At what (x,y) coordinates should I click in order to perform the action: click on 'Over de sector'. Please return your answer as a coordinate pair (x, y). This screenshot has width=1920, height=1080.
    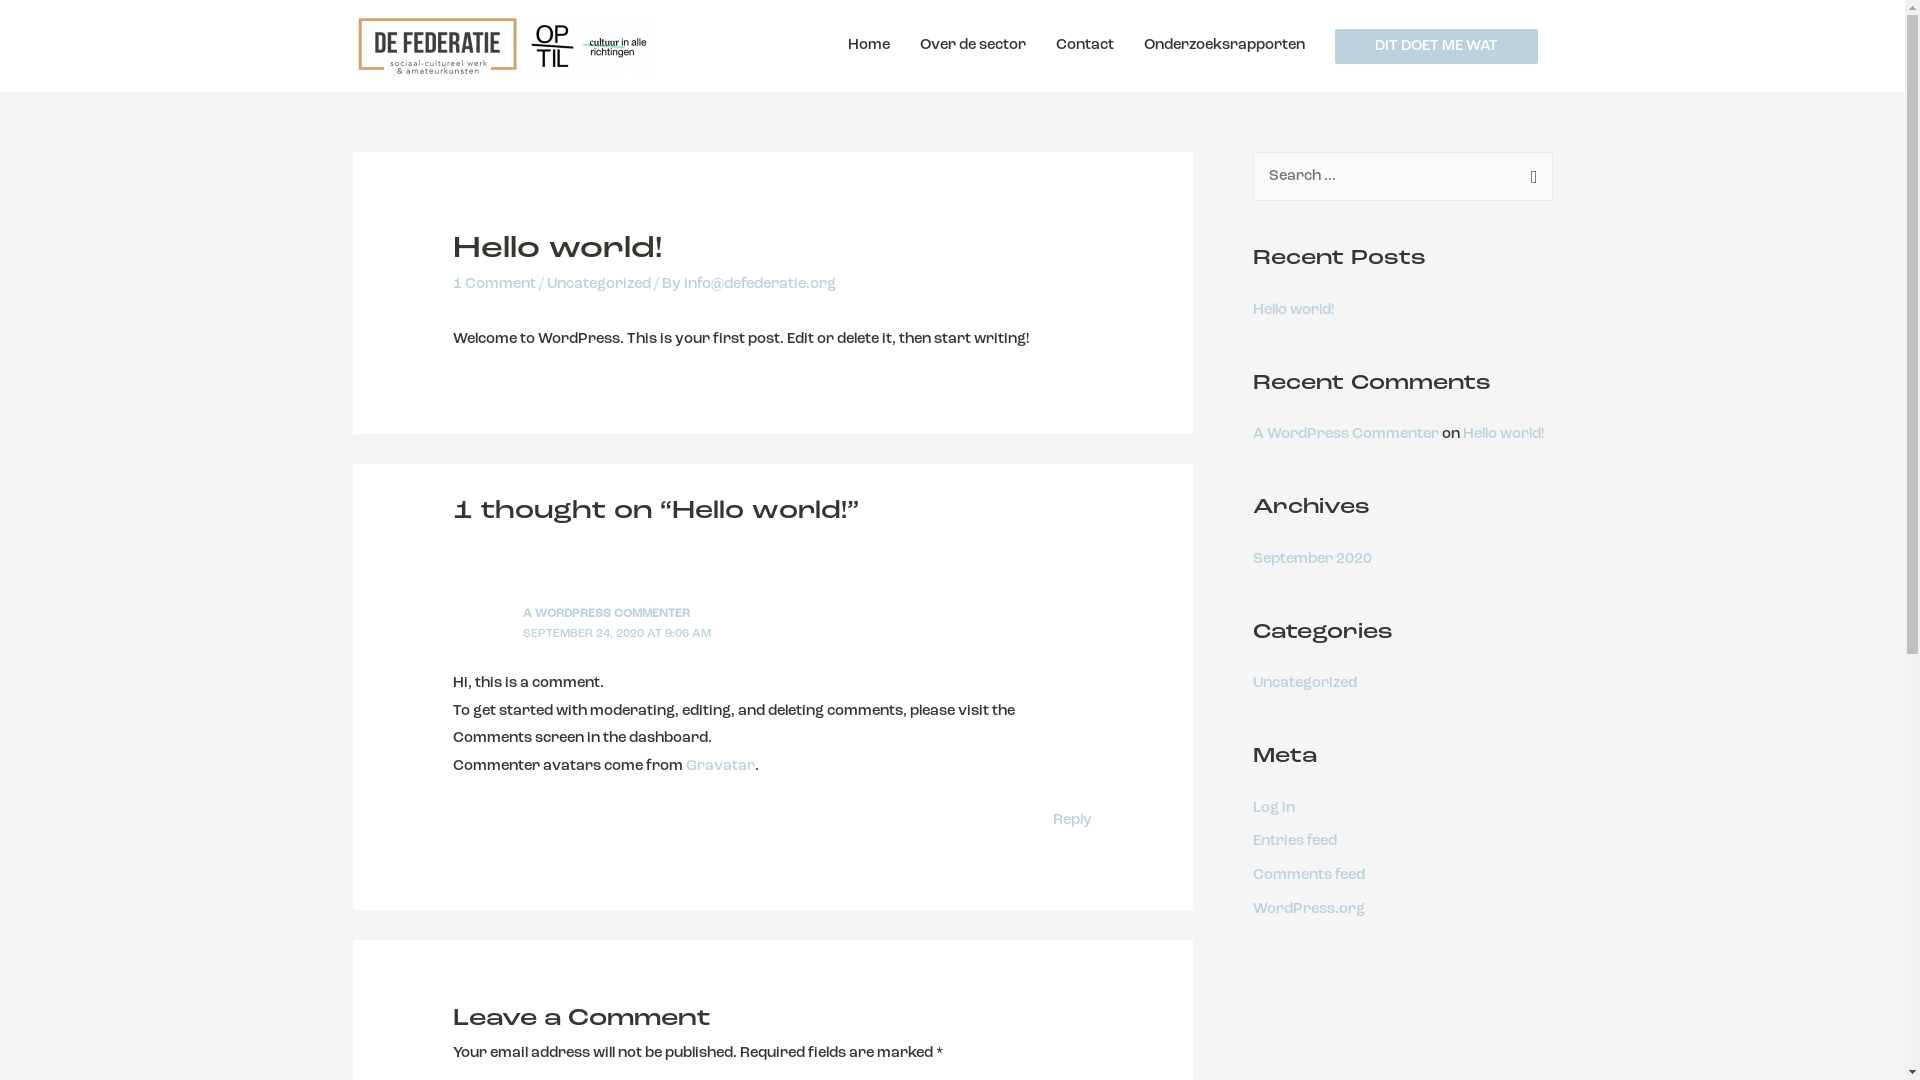
    Looking at the image, I should click on (971, 45).